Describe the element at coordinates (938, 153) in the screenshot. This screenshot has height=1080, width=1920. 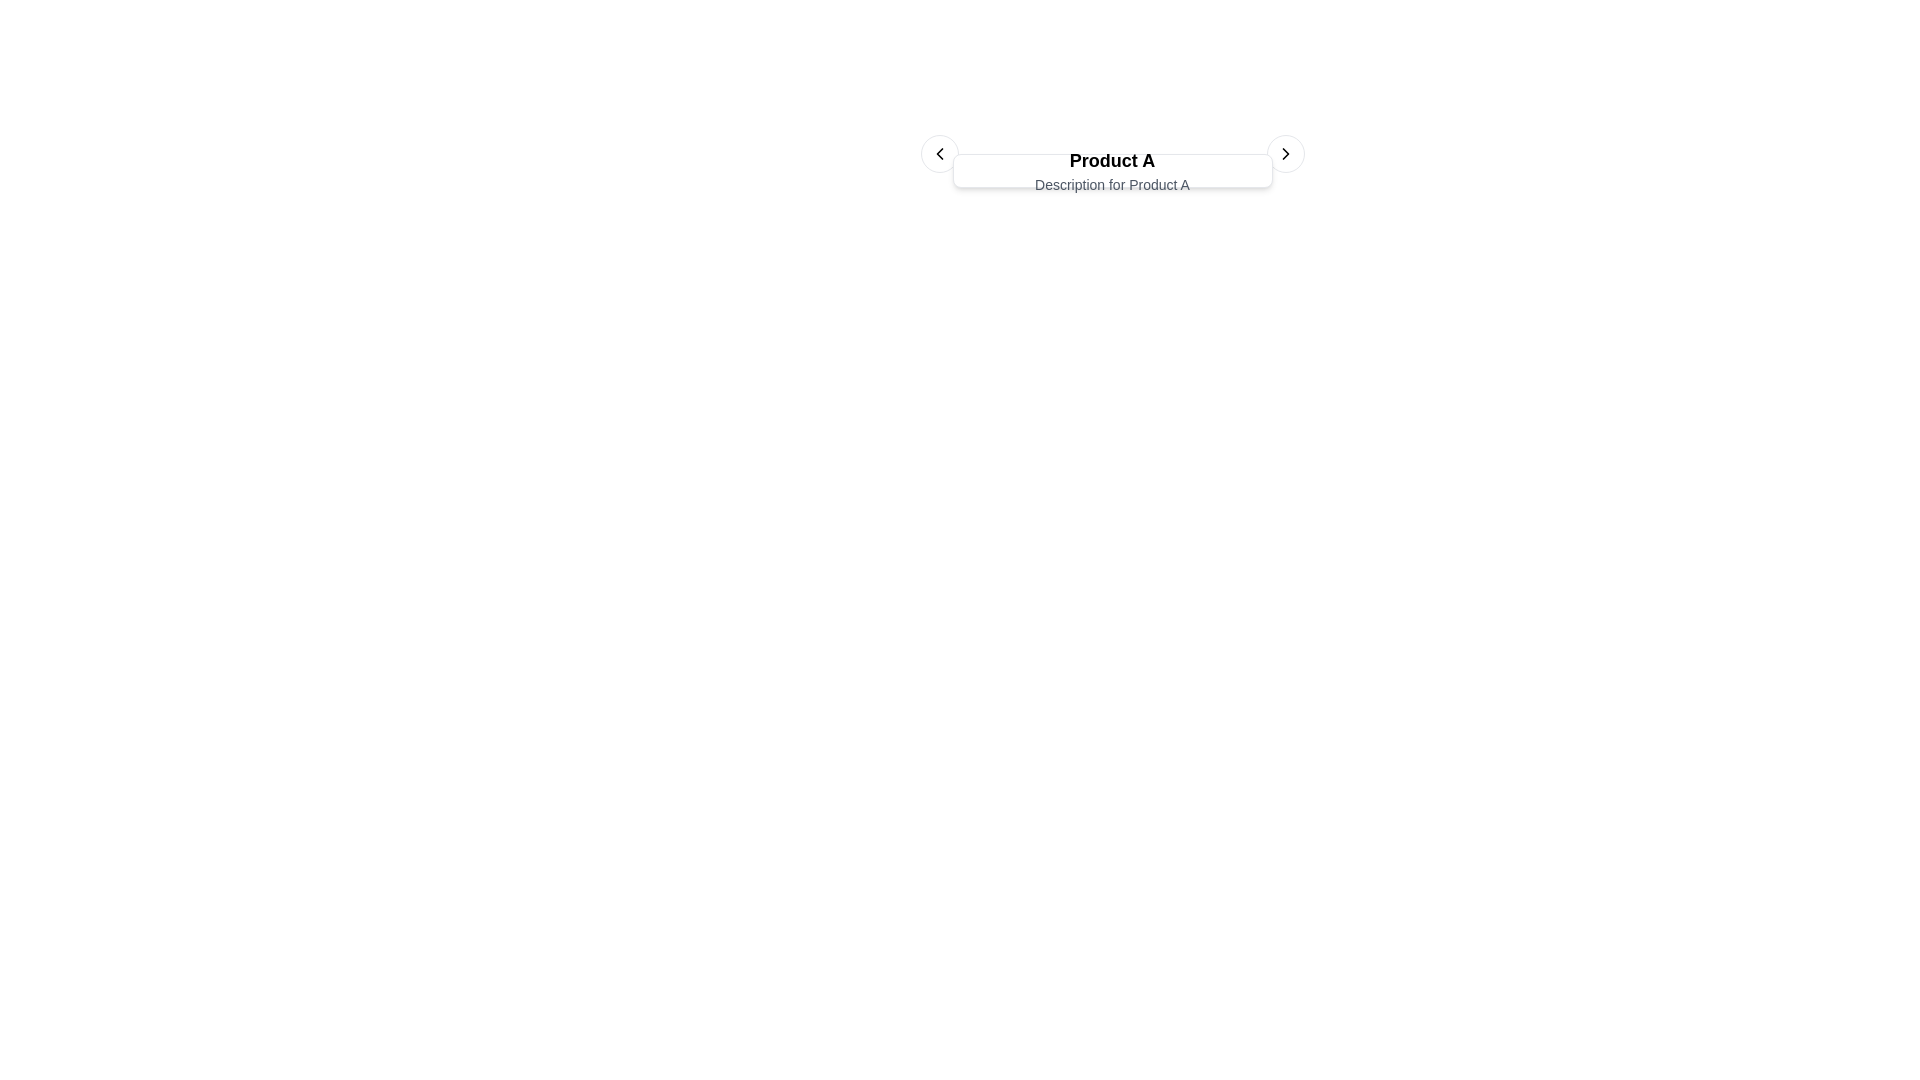
I see `the leftward-facing chevron icon that is part of the navigational elements for 'Product A'` at that location.